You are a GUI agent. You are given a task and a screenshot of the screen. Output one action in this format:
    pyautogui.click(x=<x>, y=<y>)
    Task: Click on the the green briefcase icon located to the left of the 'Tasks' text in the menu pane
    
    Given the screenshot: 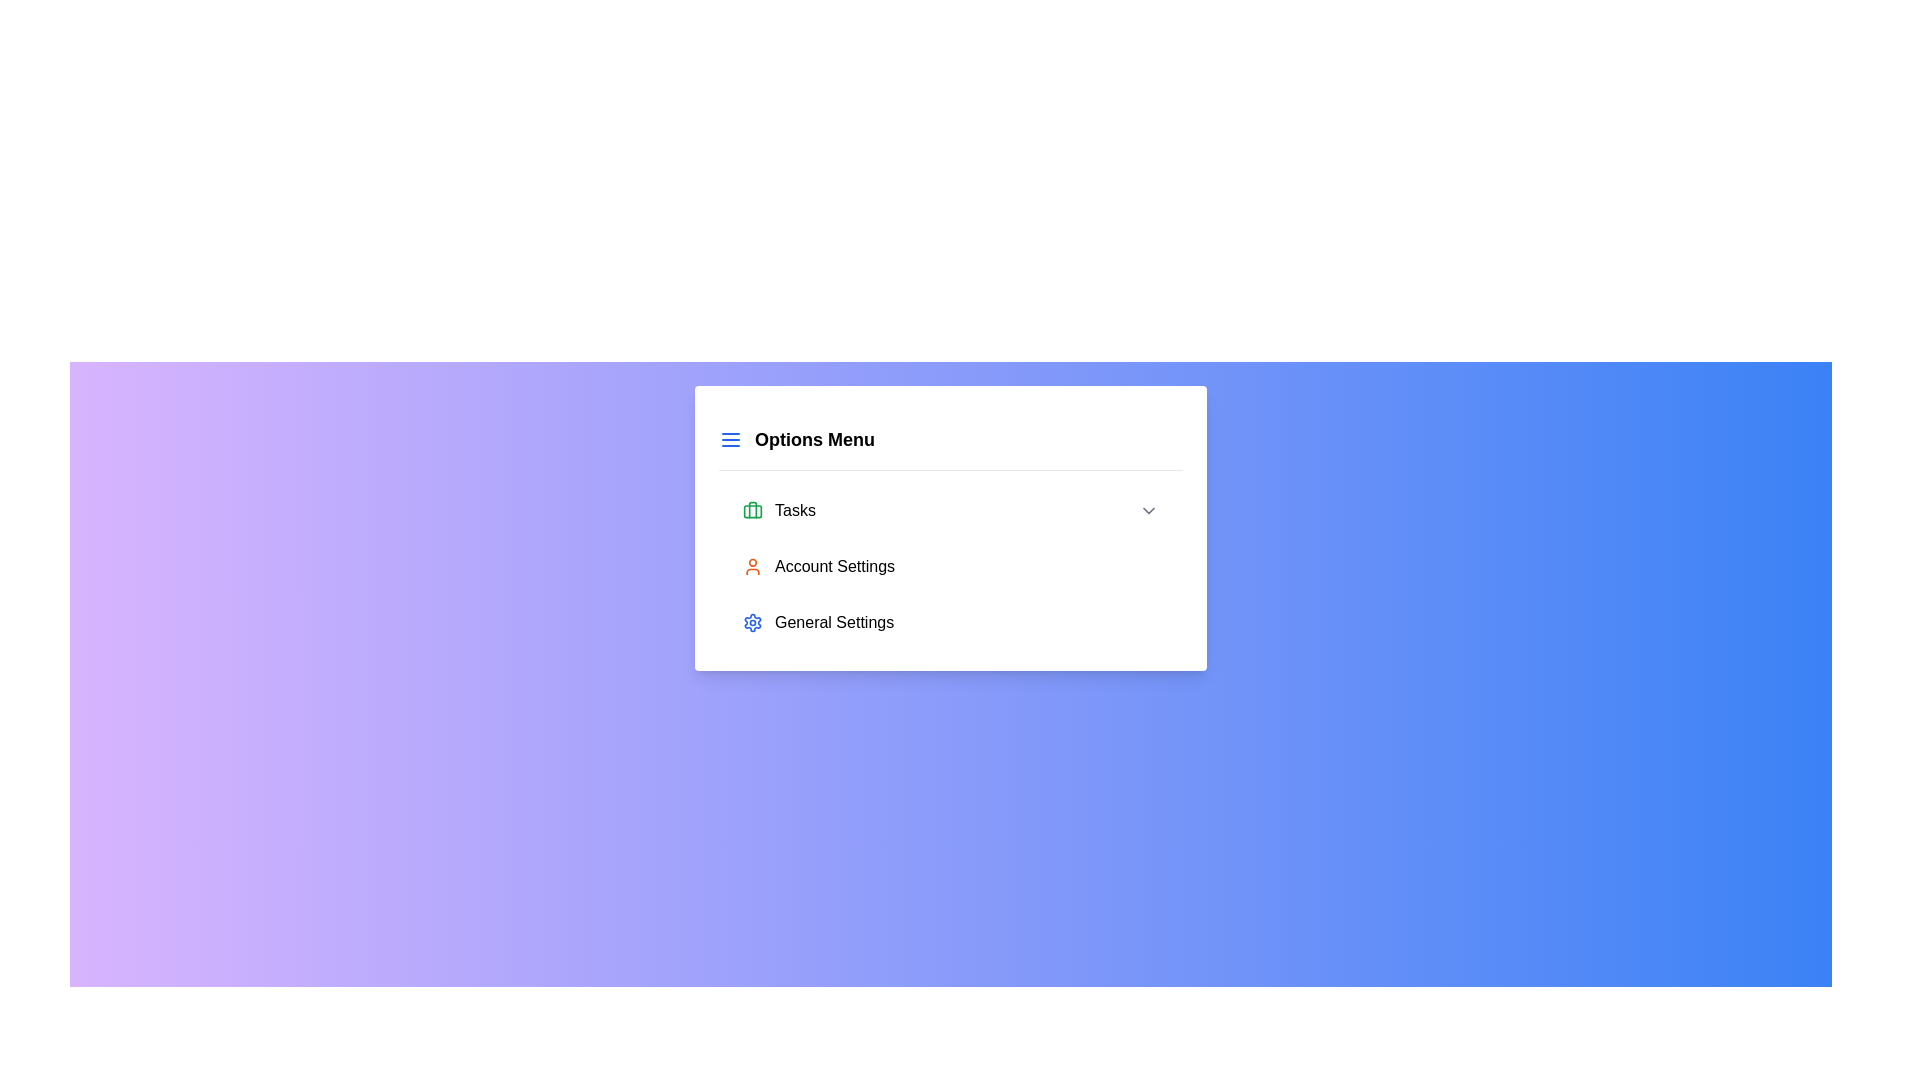 What is the action you would take?
    pyautogui.click(x=752, y=509)
    